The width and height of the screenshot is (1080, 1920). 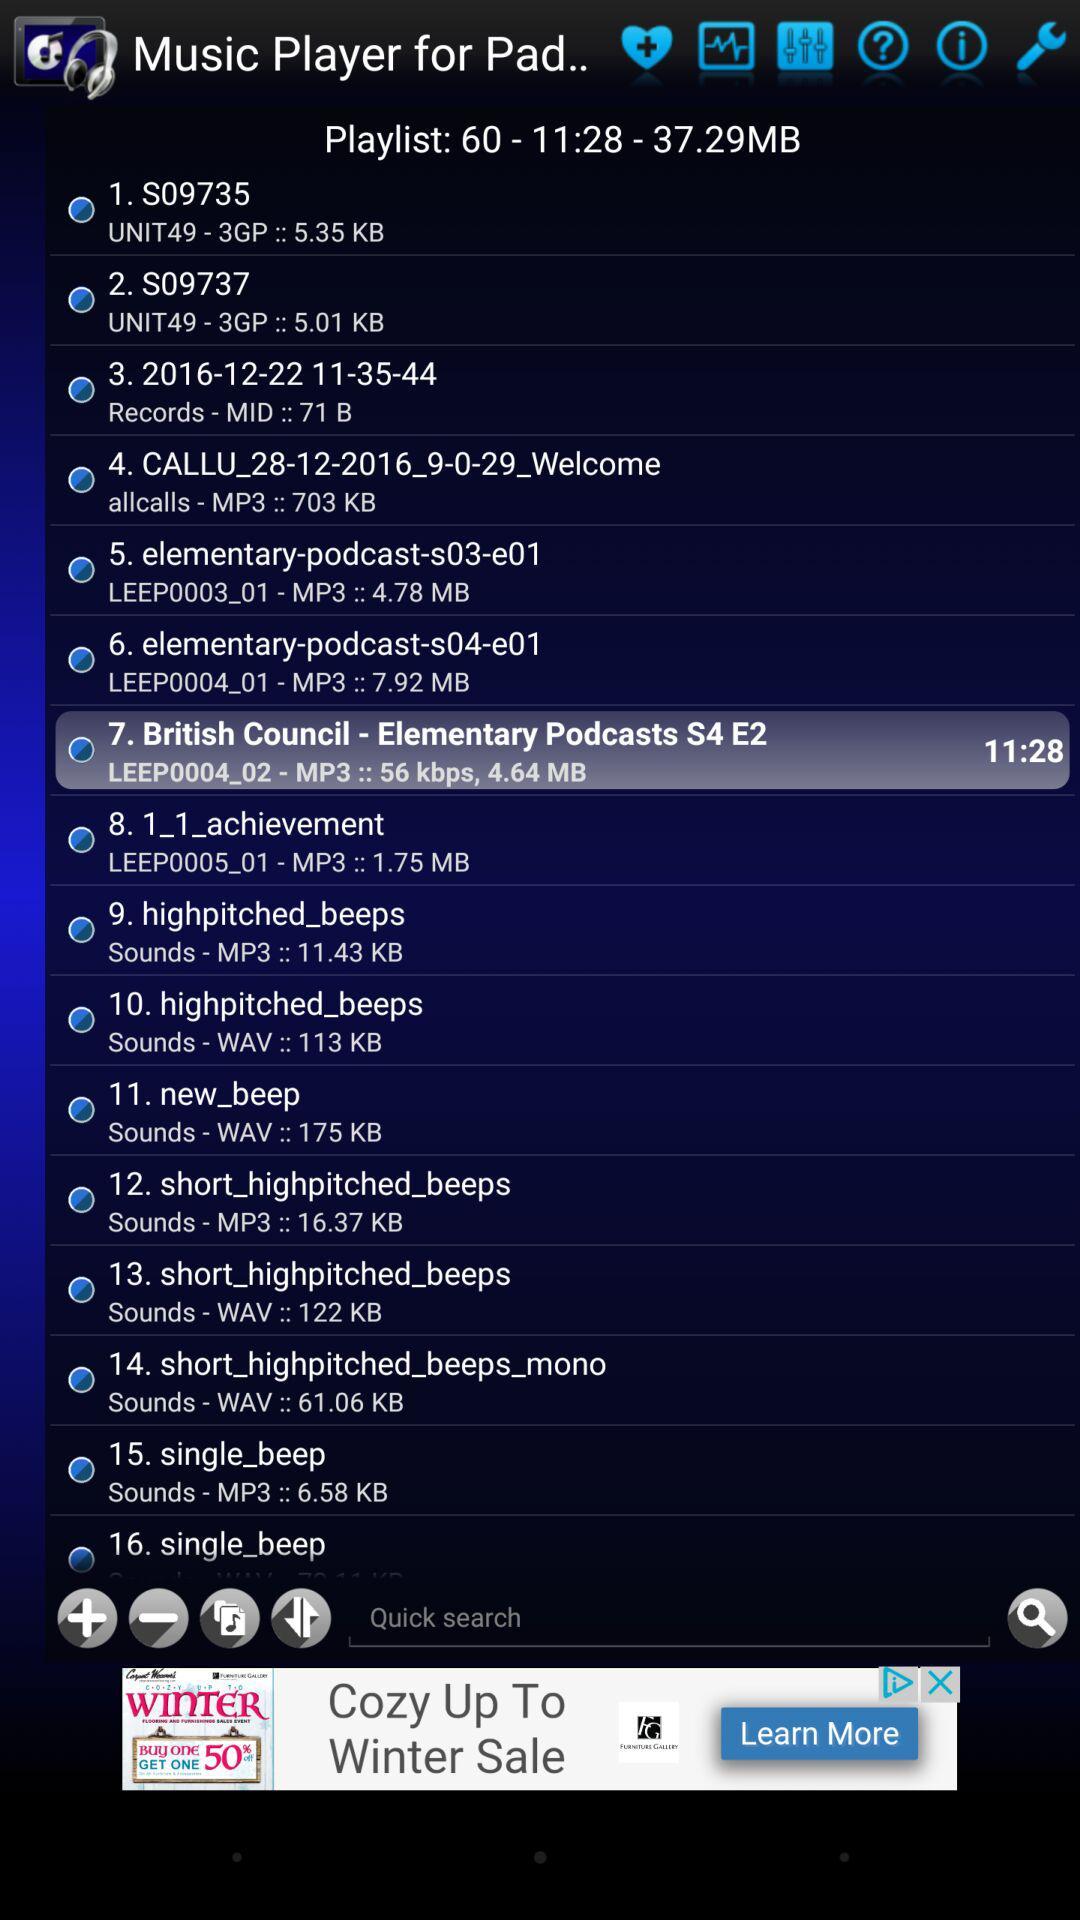 What do you see at coordinates (960, 52) in the screenshot?
I see `help button` at bounding box center [960, 52].